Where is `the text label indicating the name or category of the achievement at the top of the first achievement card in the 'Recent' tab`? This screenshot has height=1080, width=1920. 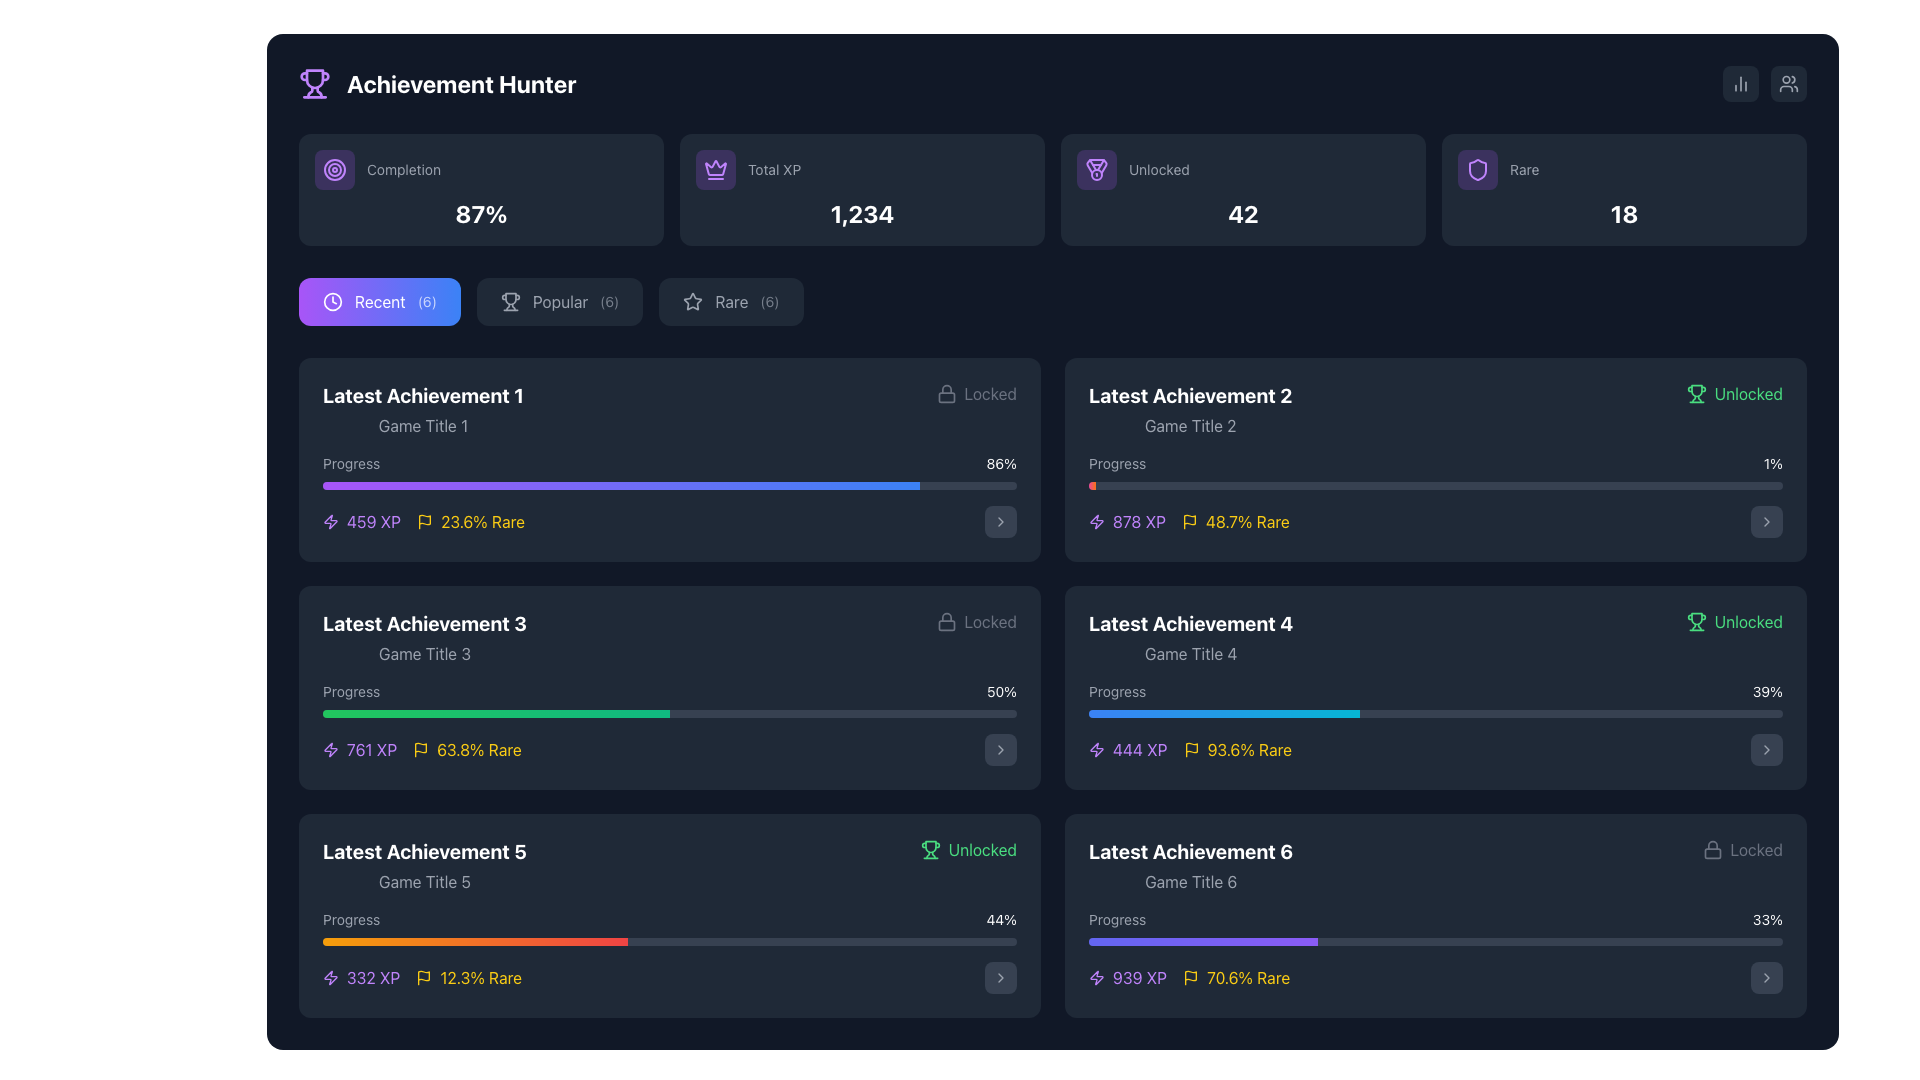 the text label indicating the name or category of the achievement at the top of the first achievement card in the 'Recent' tab is located at coordinates (422, 396).